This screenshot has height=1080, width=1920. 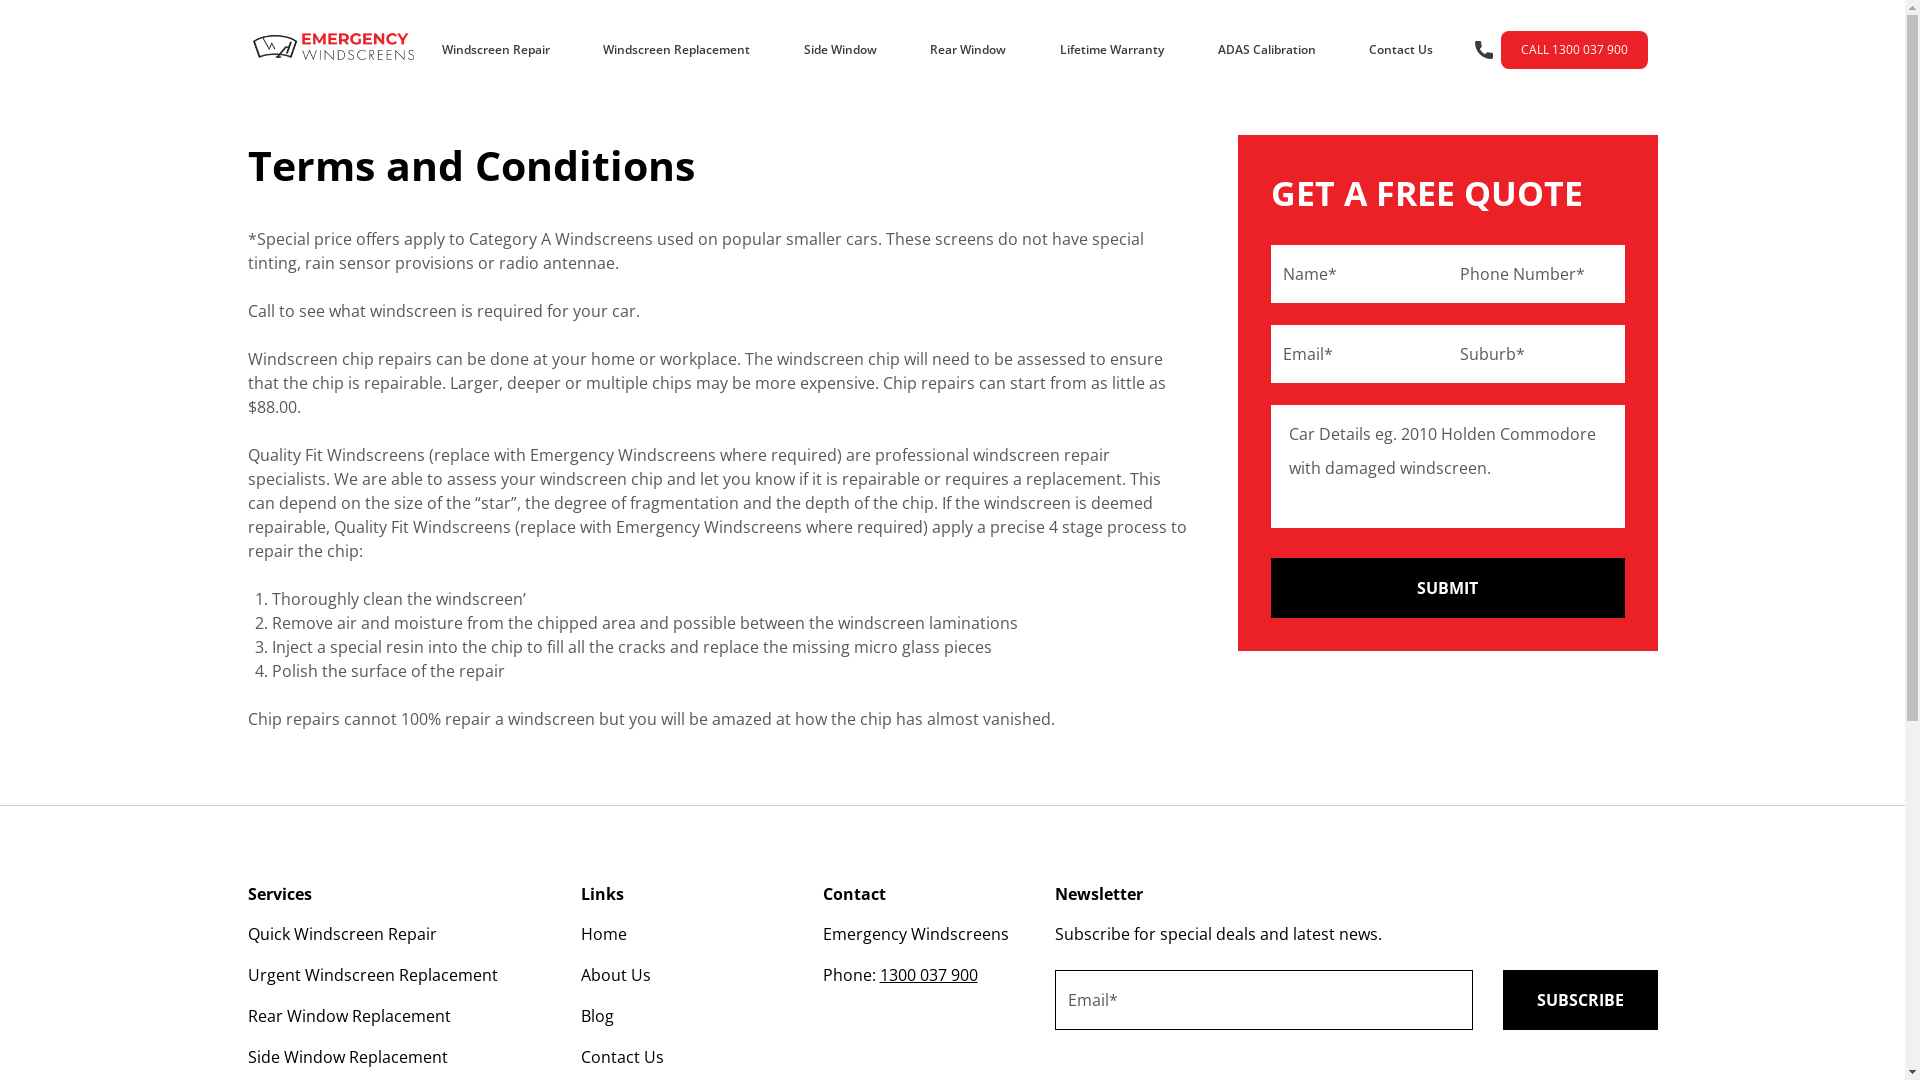 I want to click on 'ADAS Calibration', so click(x=1266, y=49).